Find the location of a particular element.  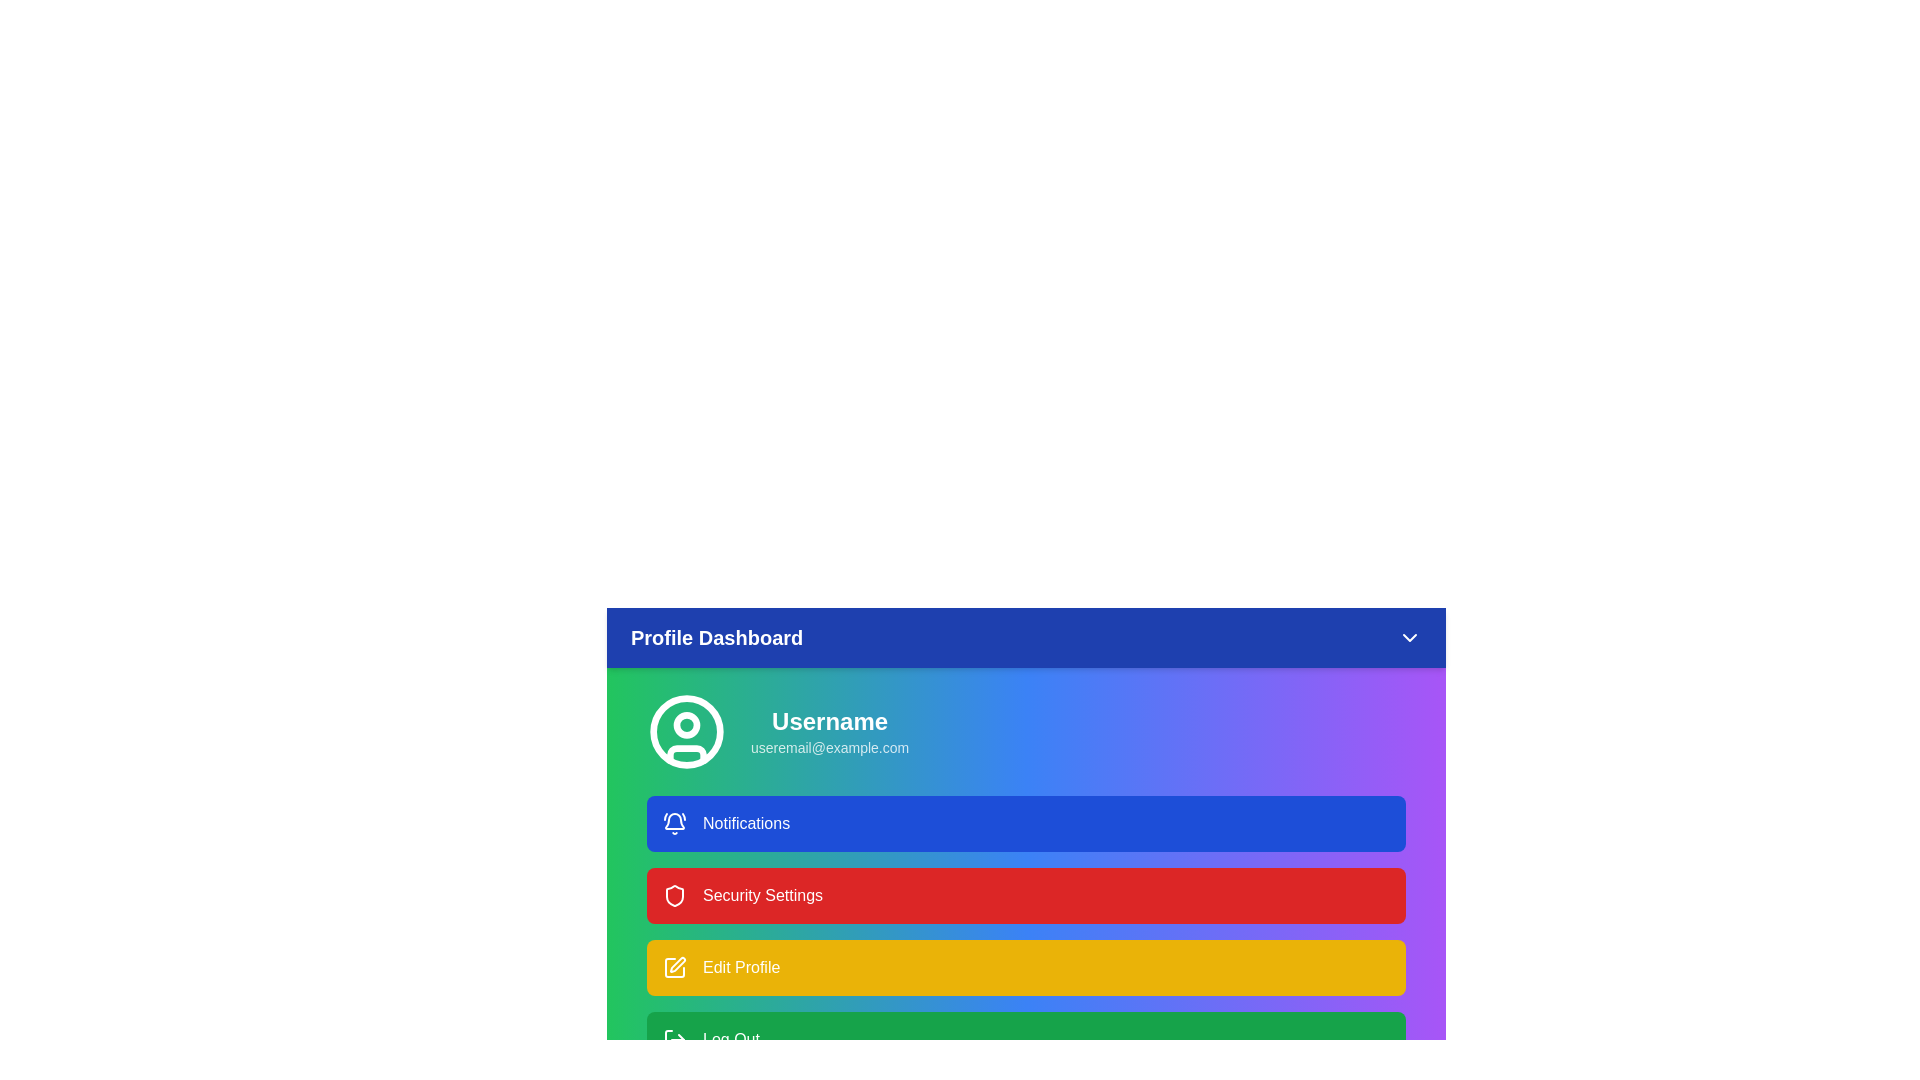

the header to toggle the menu visibility is located at coordinates (1026, 637).